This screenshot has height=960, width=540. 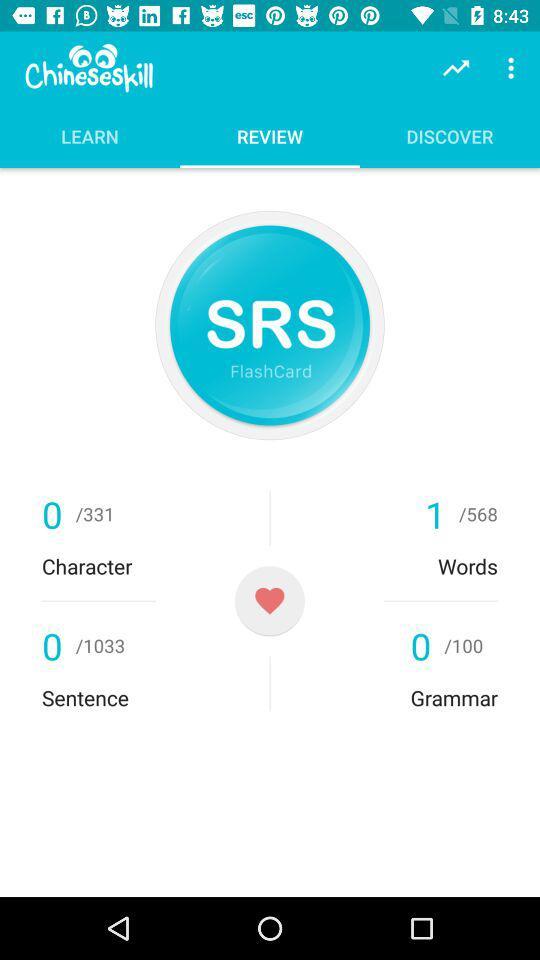 I want to click on icon below the review, so click(x=270, y=325).